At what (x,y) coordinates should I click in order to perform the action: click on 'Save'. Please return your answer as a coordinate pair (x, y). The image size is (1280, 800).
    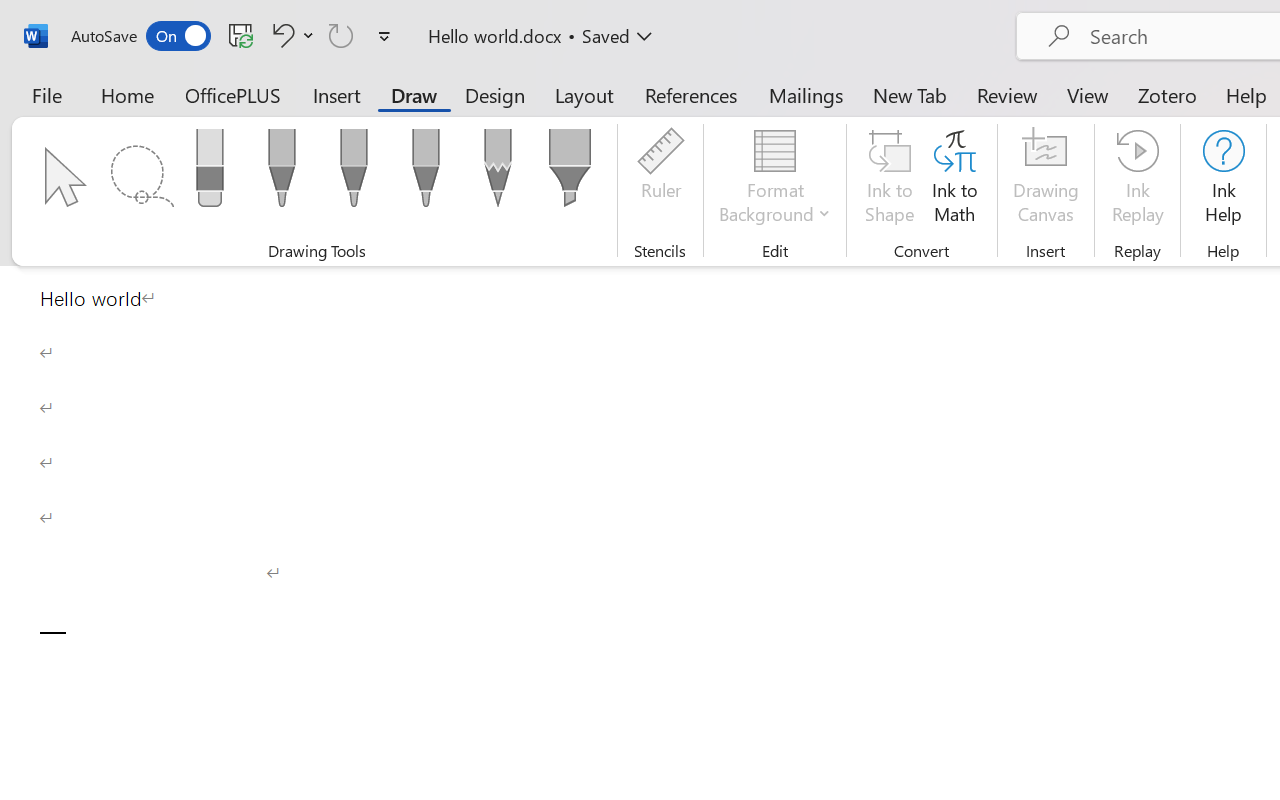
    Looking at the image, I should click on (240, 34).